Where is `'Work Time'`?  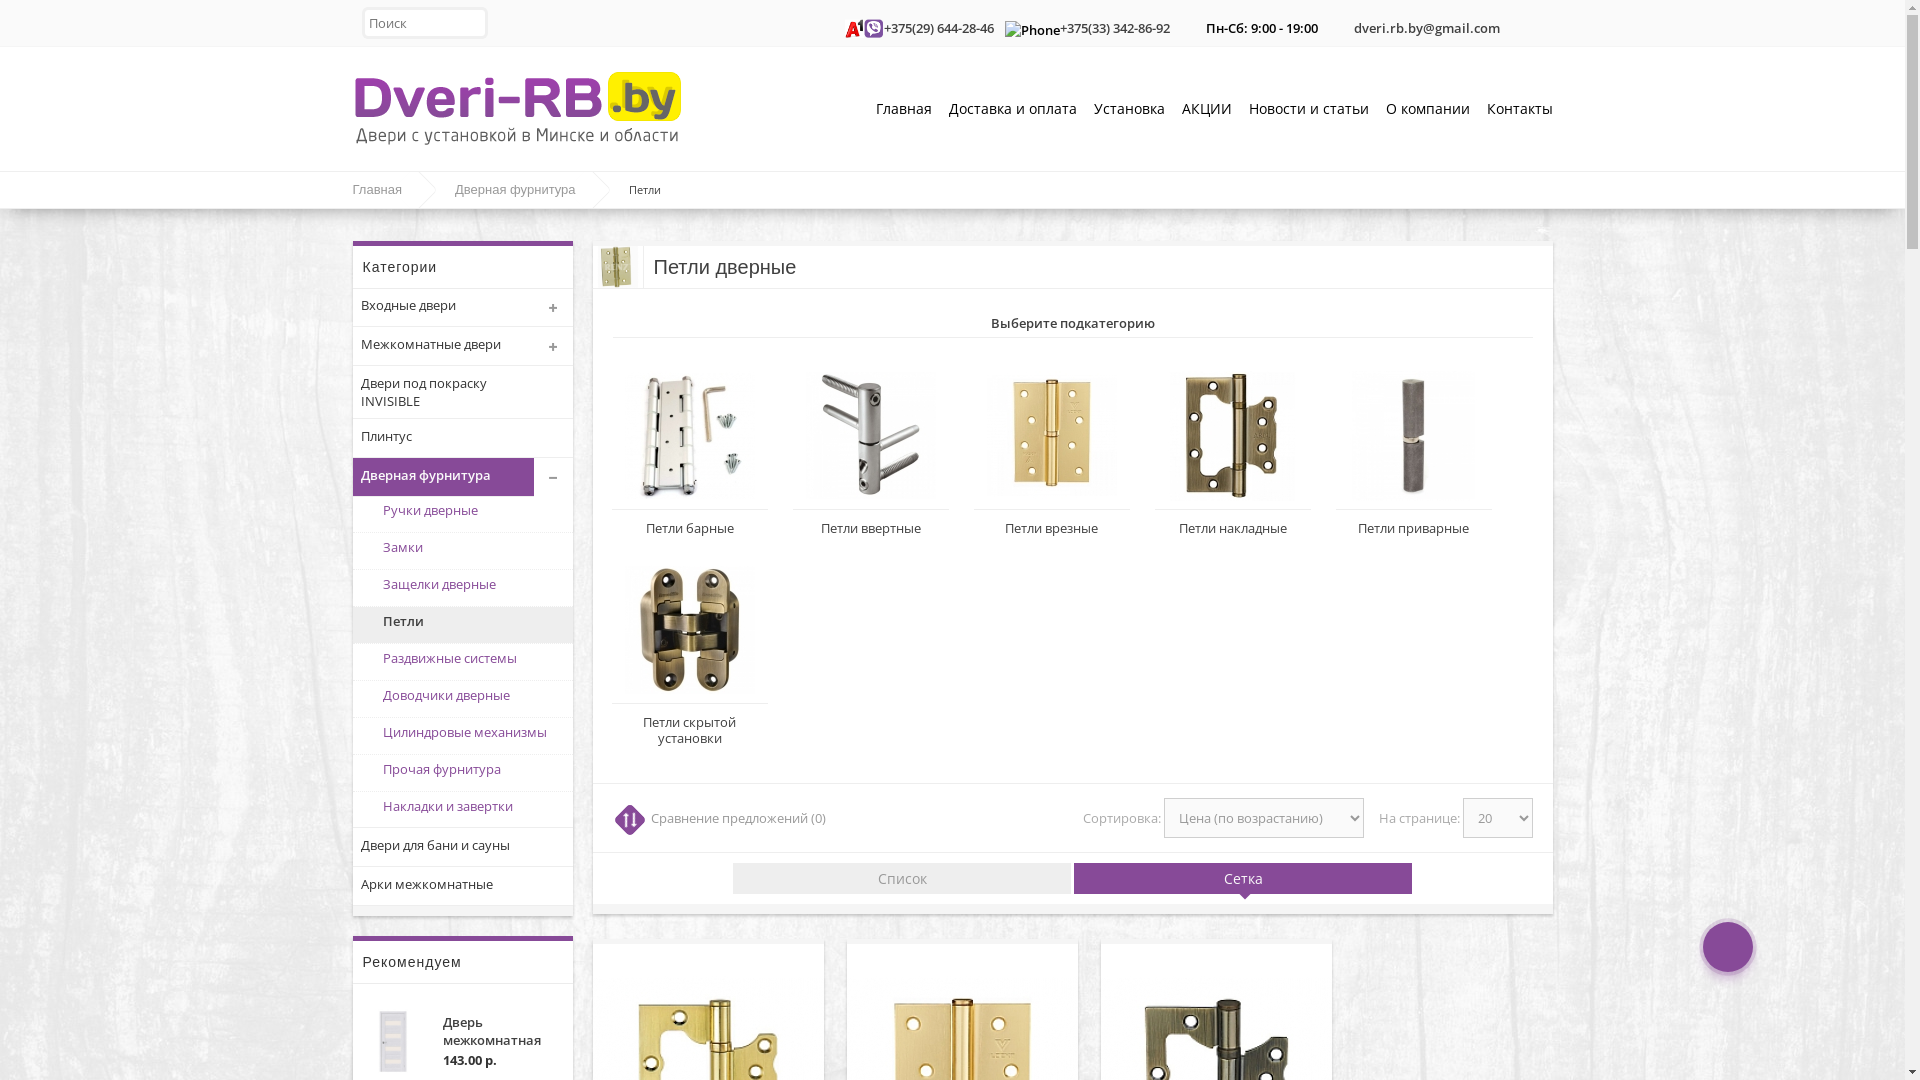
'Work Time' is located at coordinates (1180, 22).